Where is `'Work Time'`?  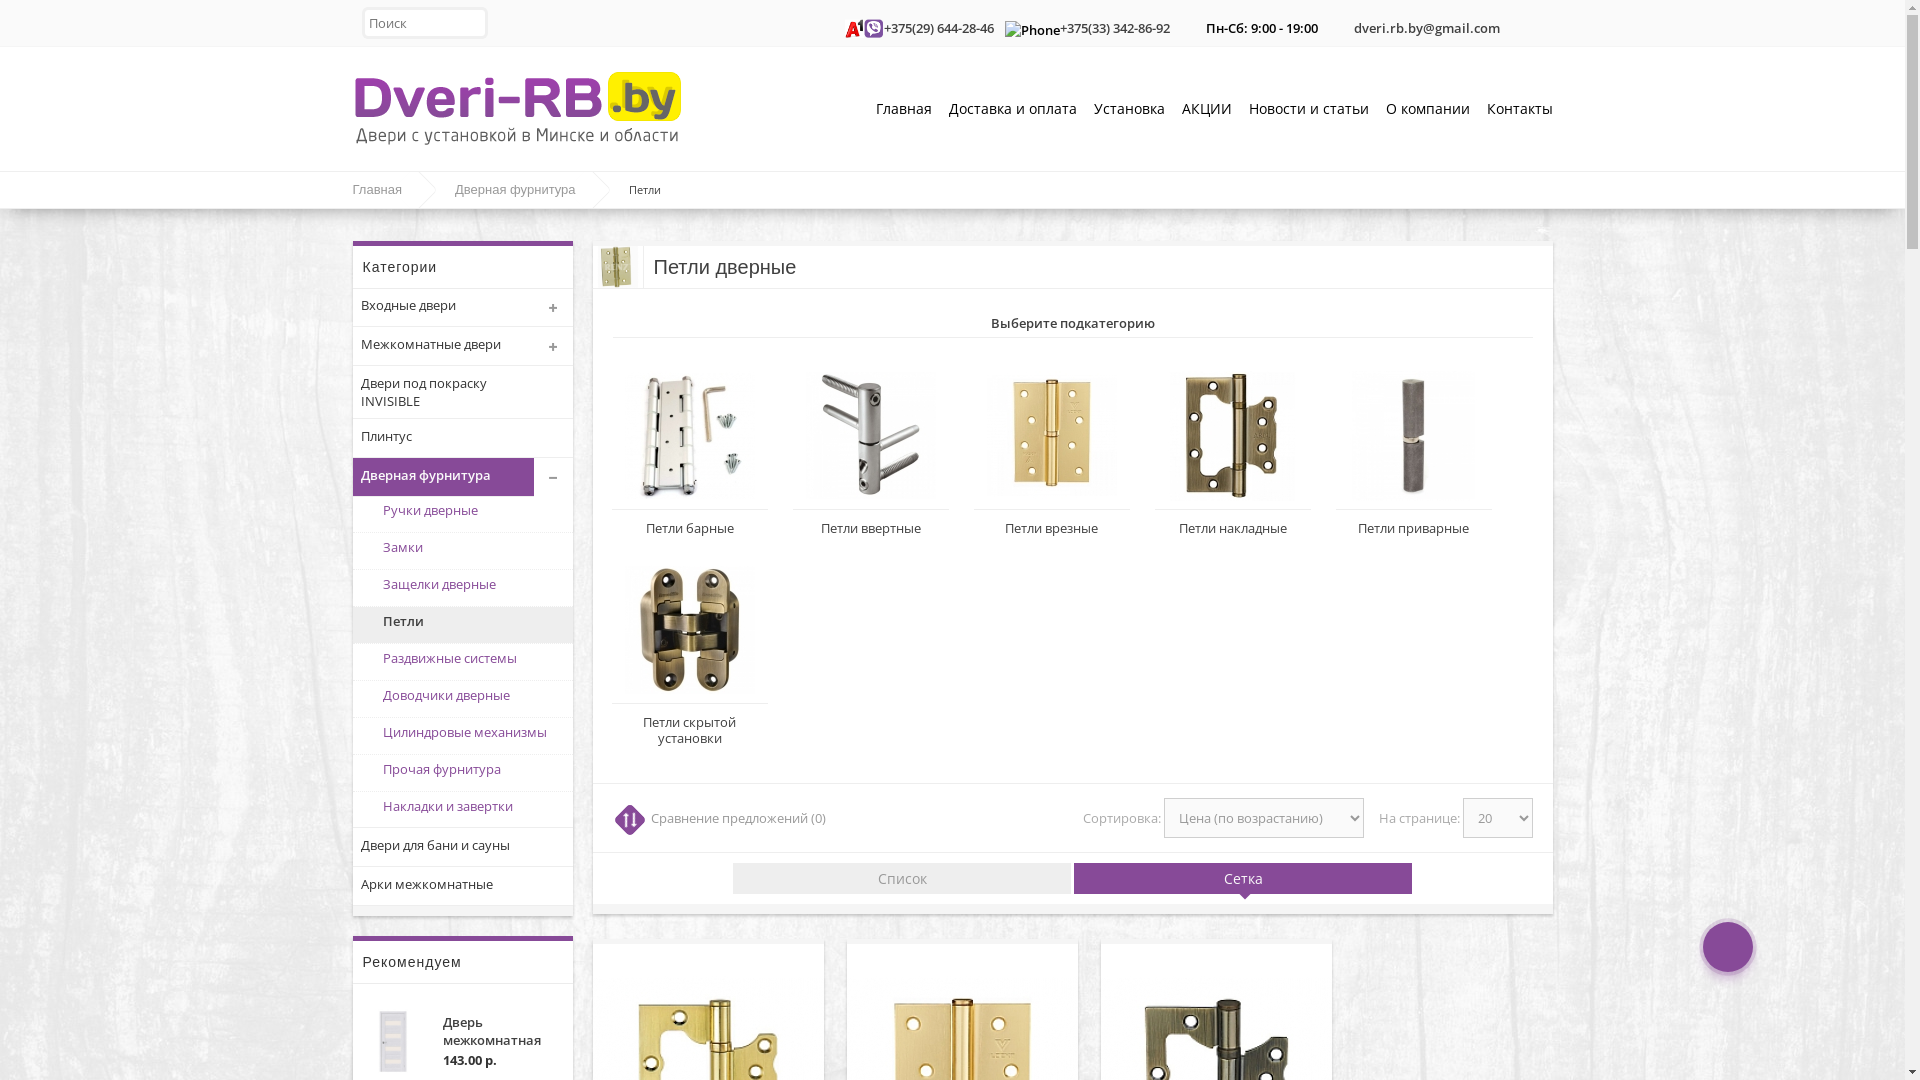
'Work Time' is located at coordinates (1180, 22).